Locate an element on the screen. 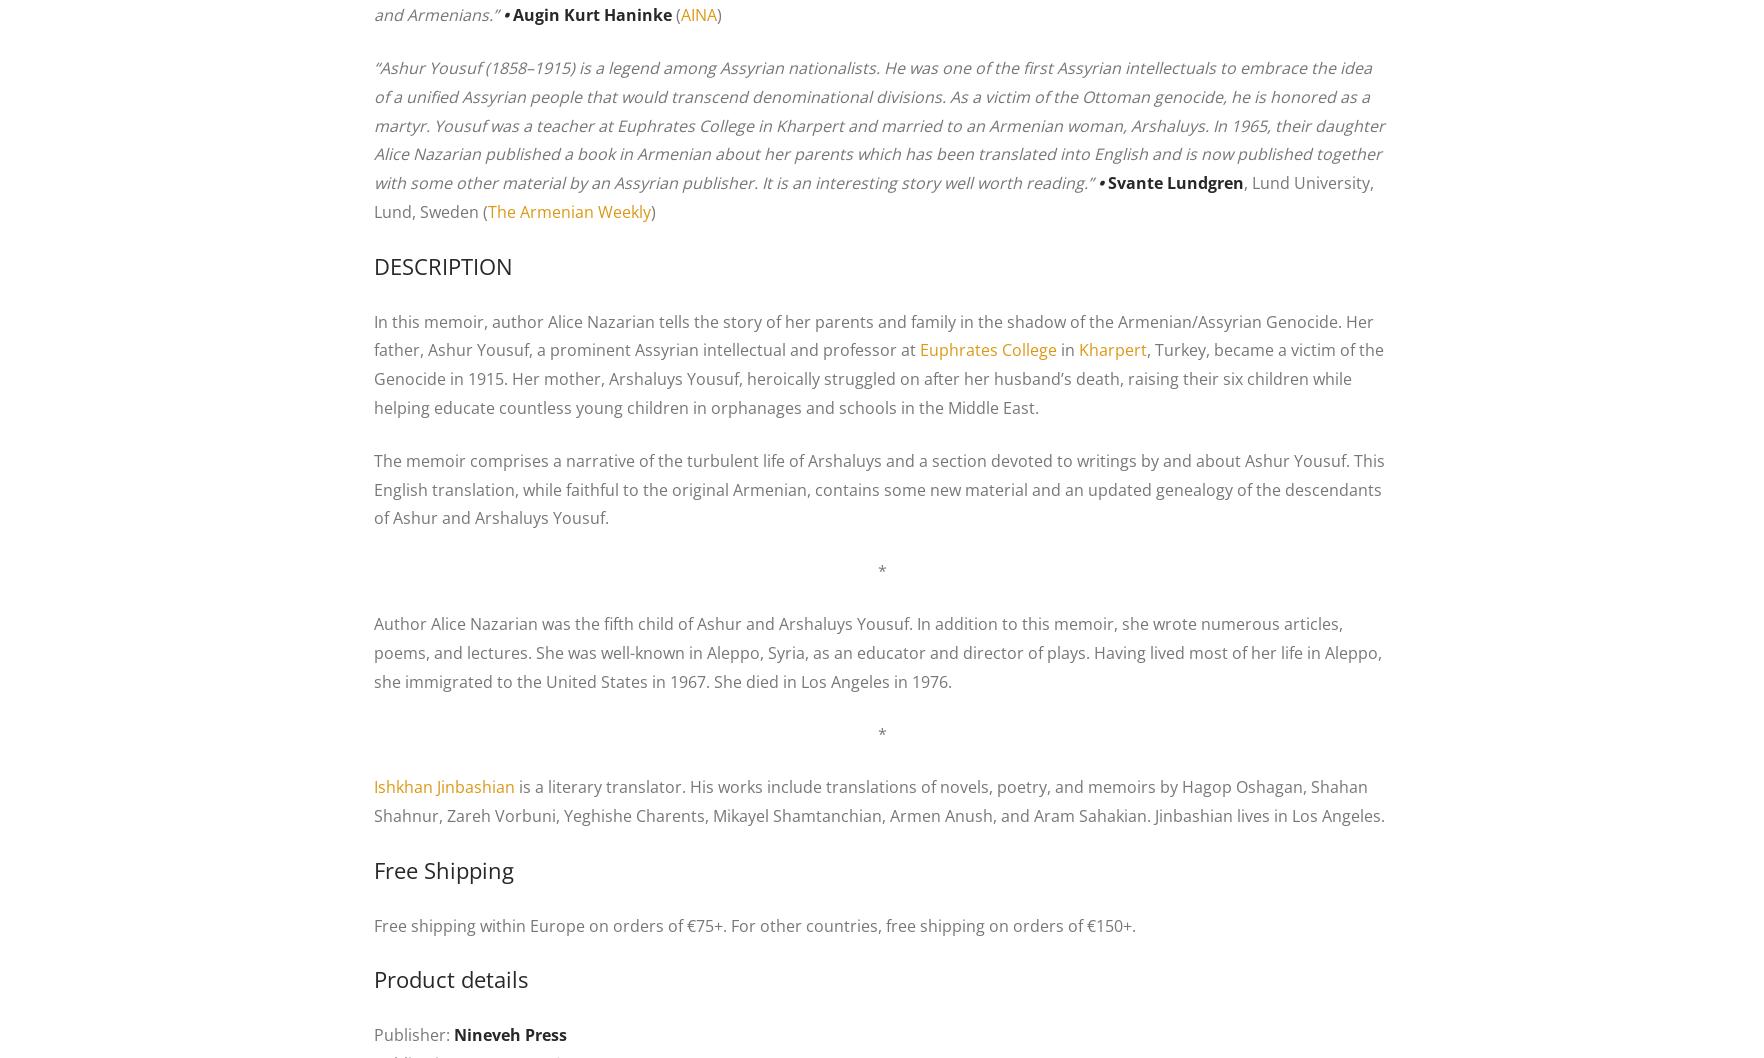 Image resolution: width=1764 pixels, height=1058 pixels. 'Product details' is located at coordinates (451, 977).